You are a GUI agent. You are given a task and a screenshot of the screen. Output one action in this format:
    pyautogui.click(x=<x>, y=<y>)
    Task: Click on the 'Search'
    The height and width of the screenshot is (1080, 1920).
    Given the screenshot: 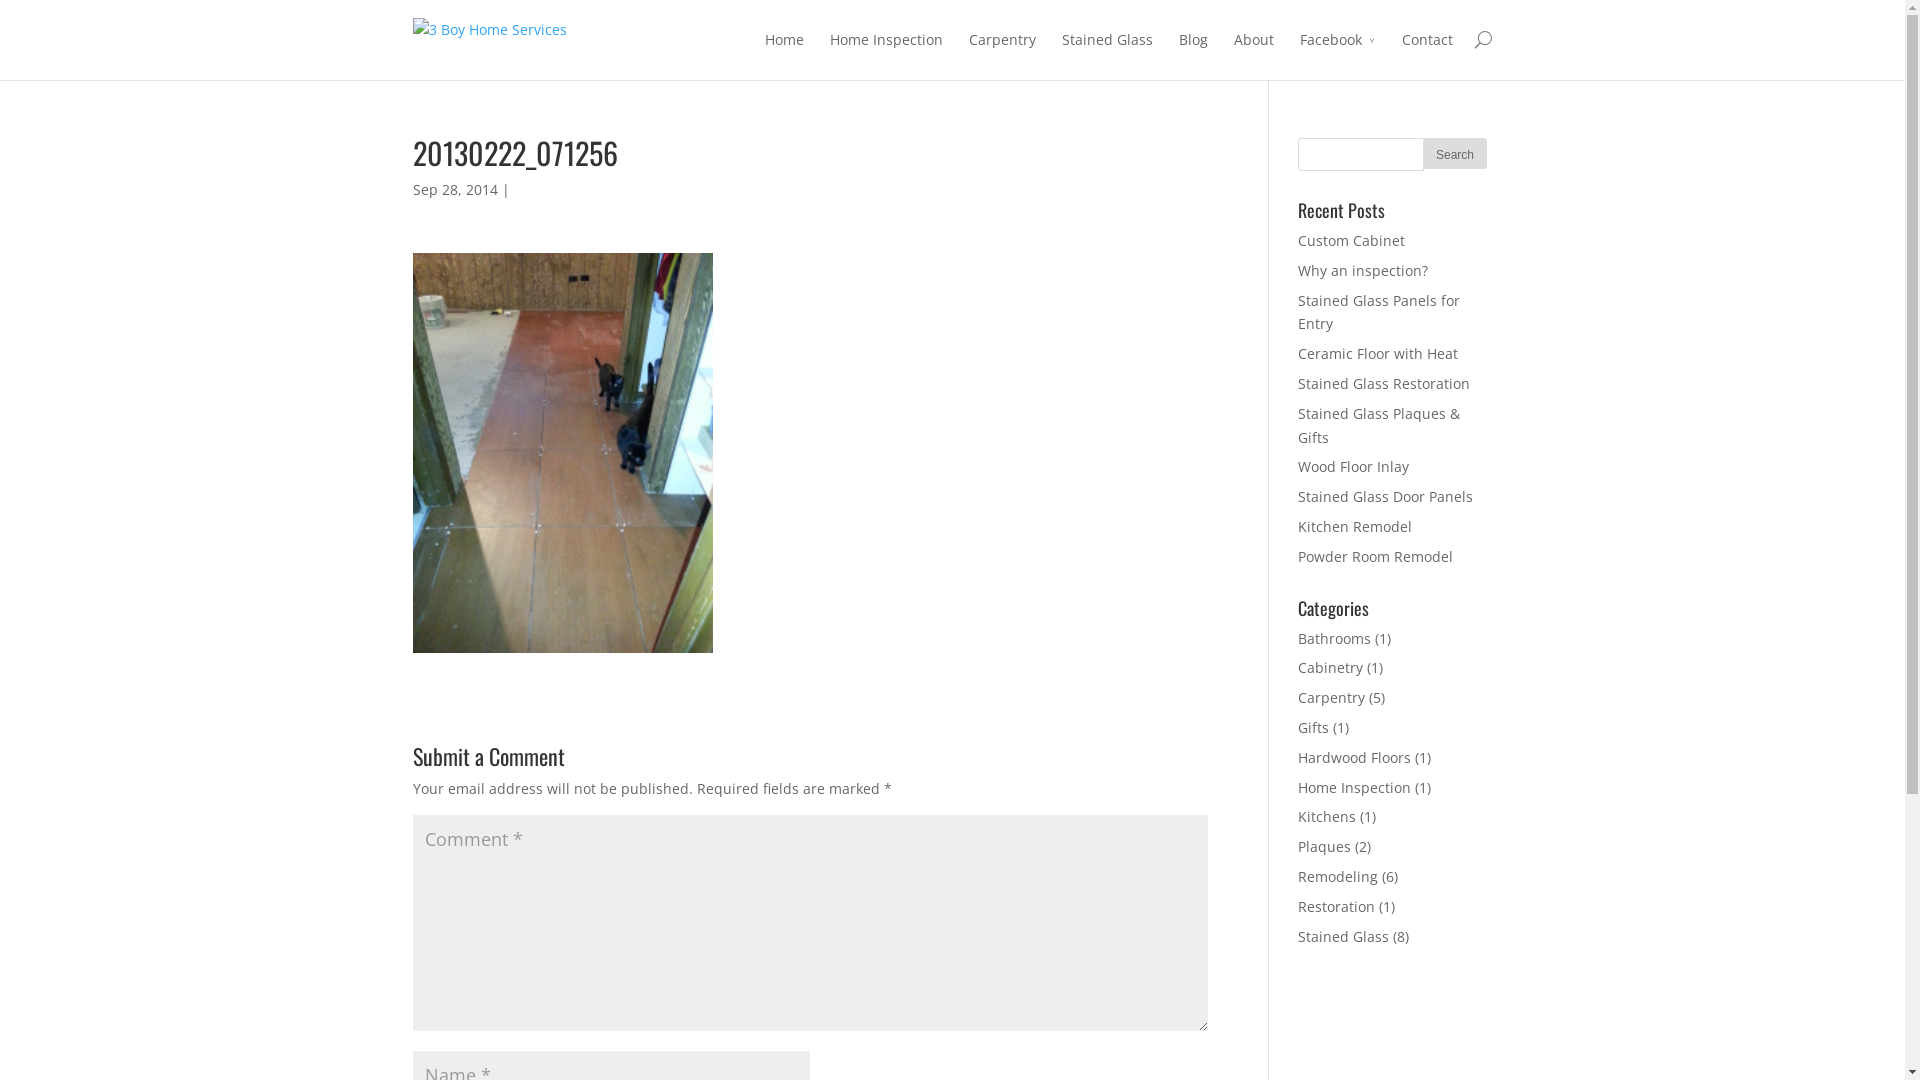 What is the action you would take?
    pyautogui.click(x=1455, y=152)
    